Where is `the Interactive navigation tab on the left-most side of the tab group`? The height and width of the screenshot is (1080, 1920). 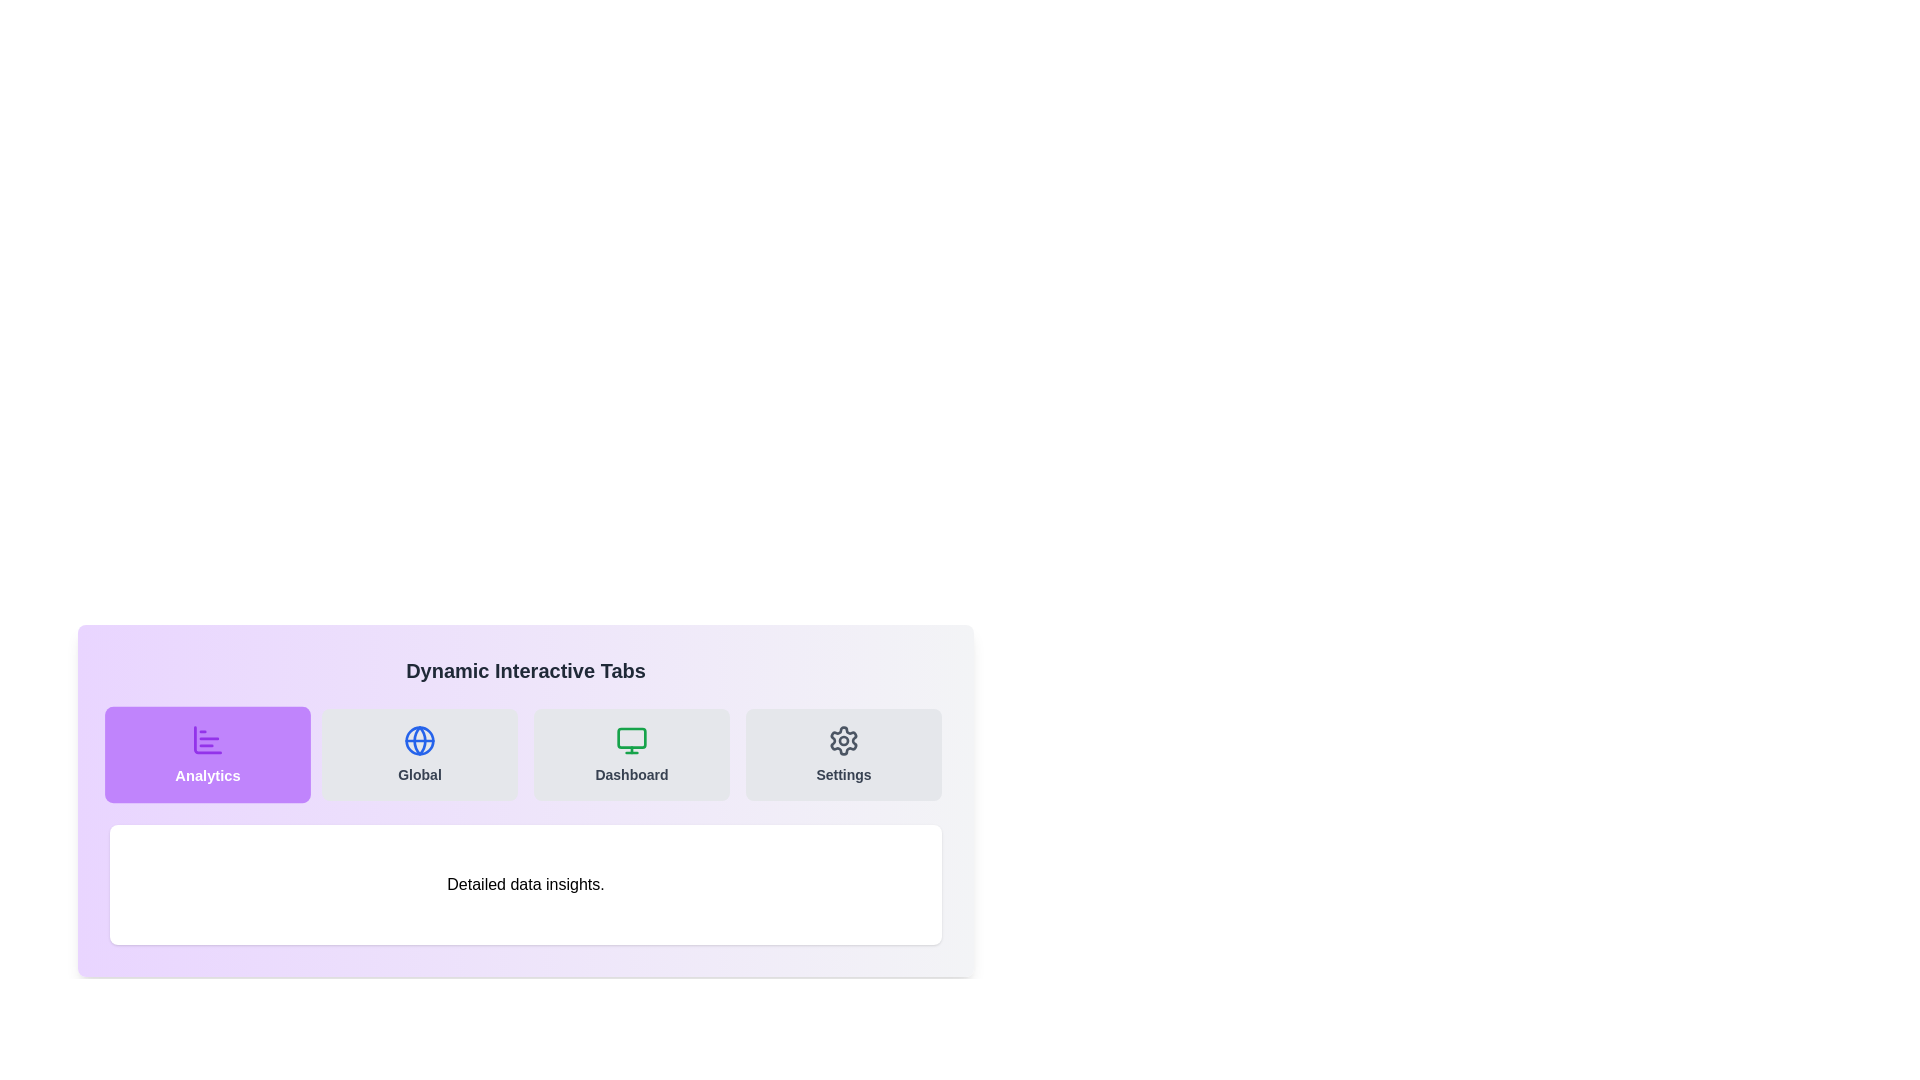 the Interactive navigation tab on the left-most side of the tab group is located at coordinates (207, 755).